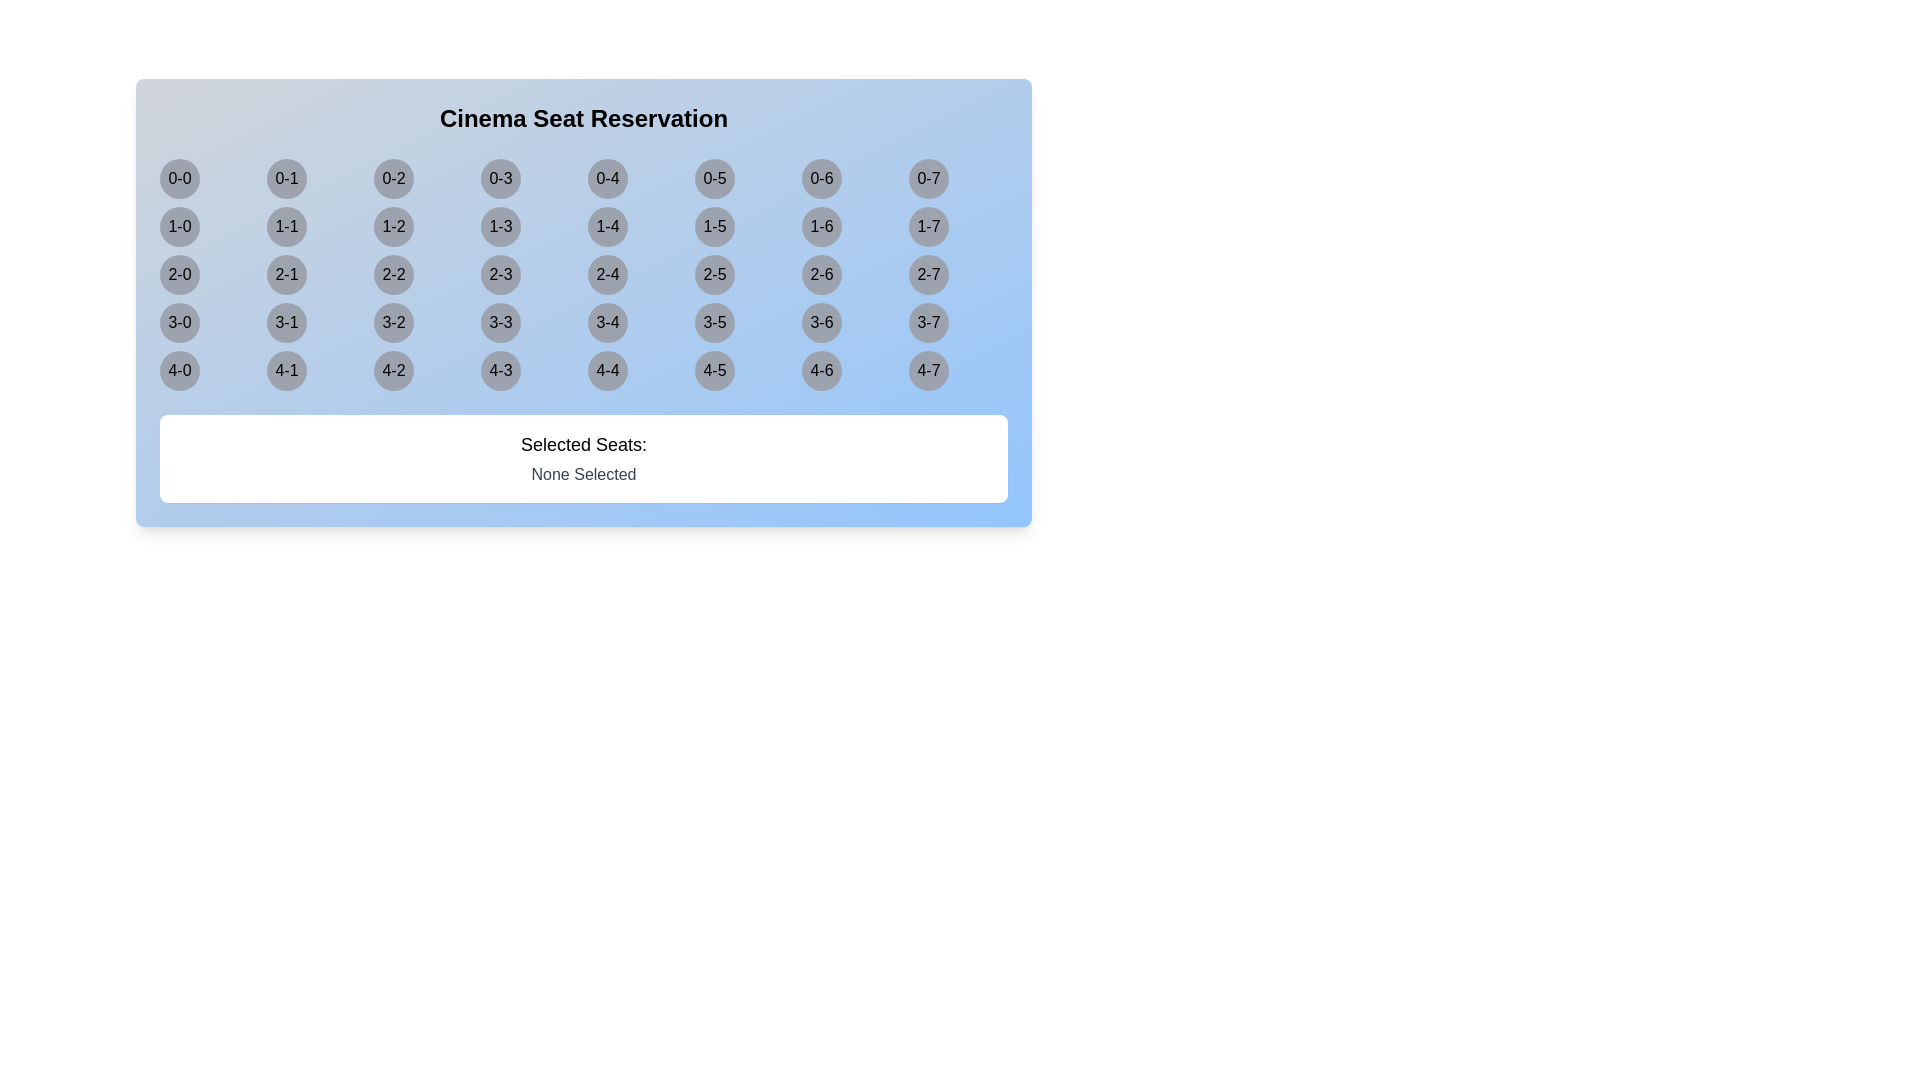 The image size is (1920, 1080). I want to click on the circular button with gray background labeled '0-3', so click(500, 177).